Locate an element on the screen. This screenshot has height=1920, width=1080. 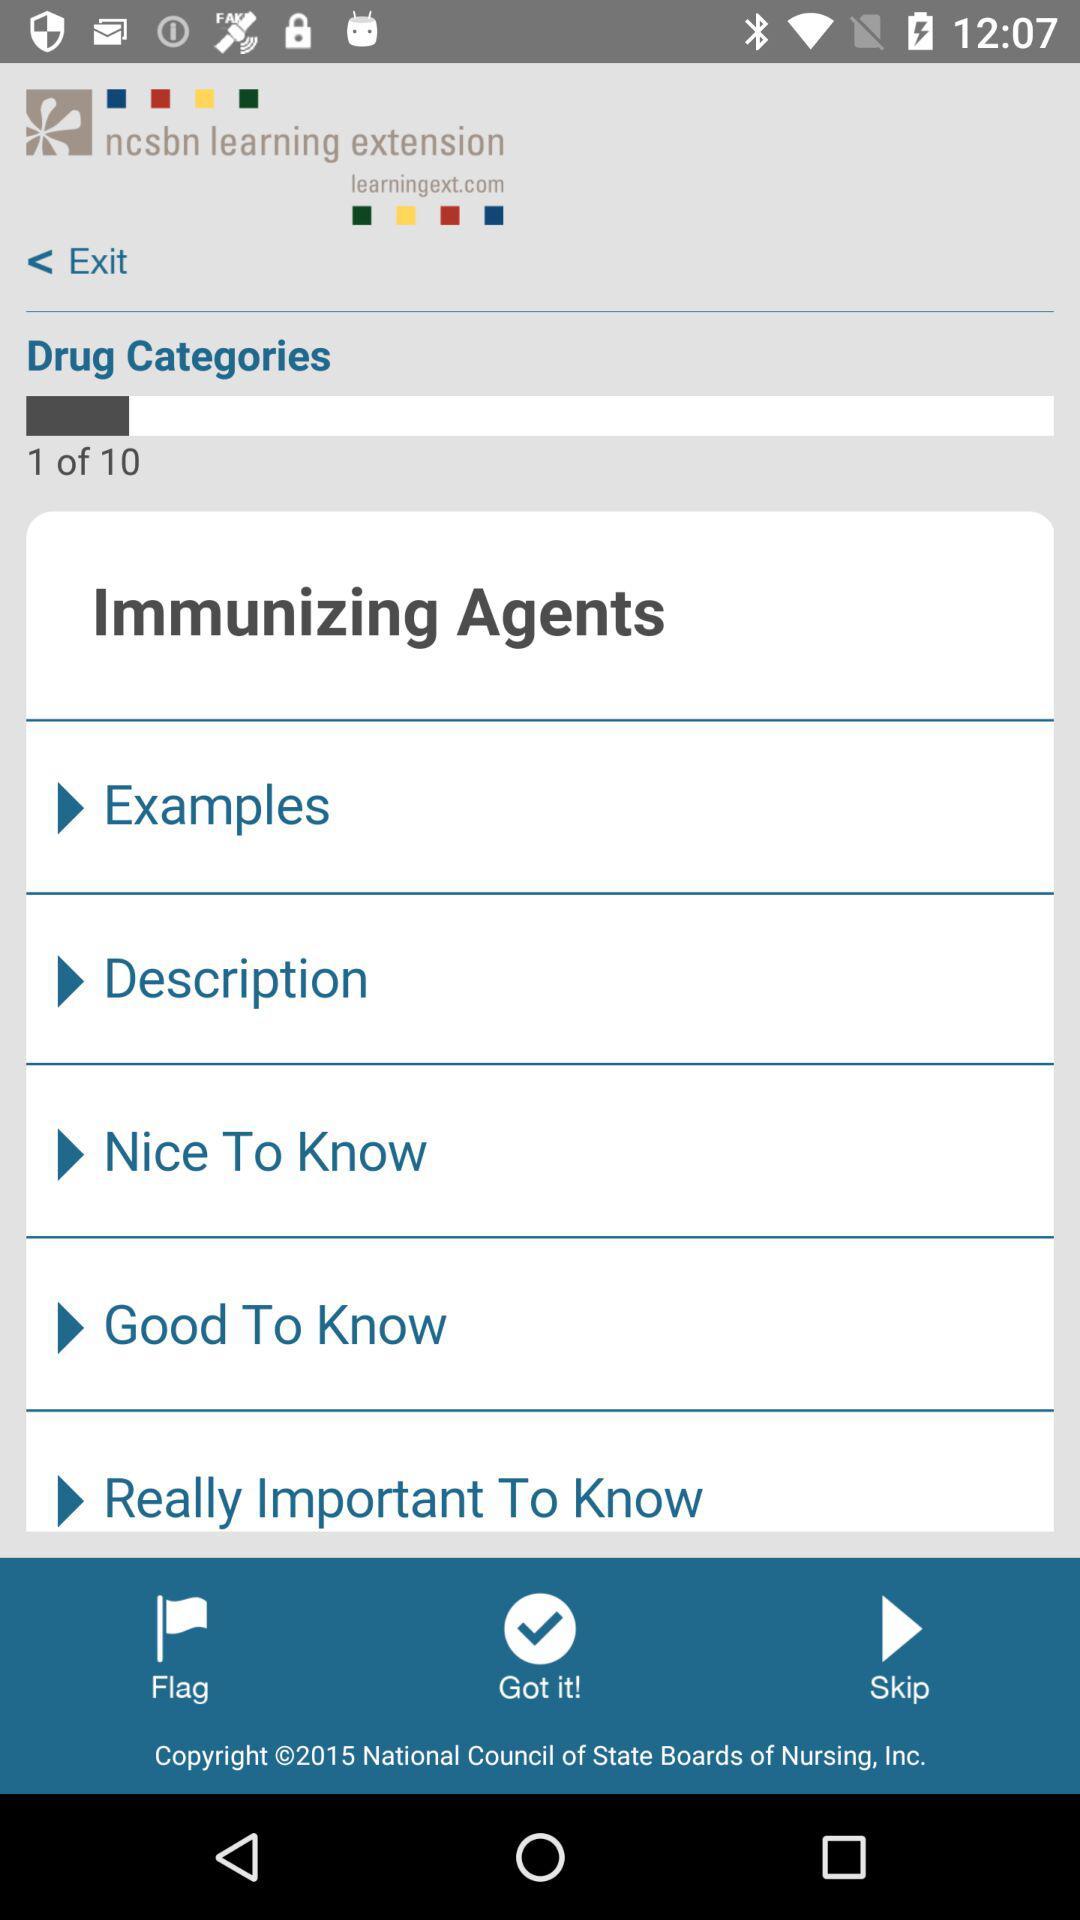
exit is located at coordinates (77, 261).